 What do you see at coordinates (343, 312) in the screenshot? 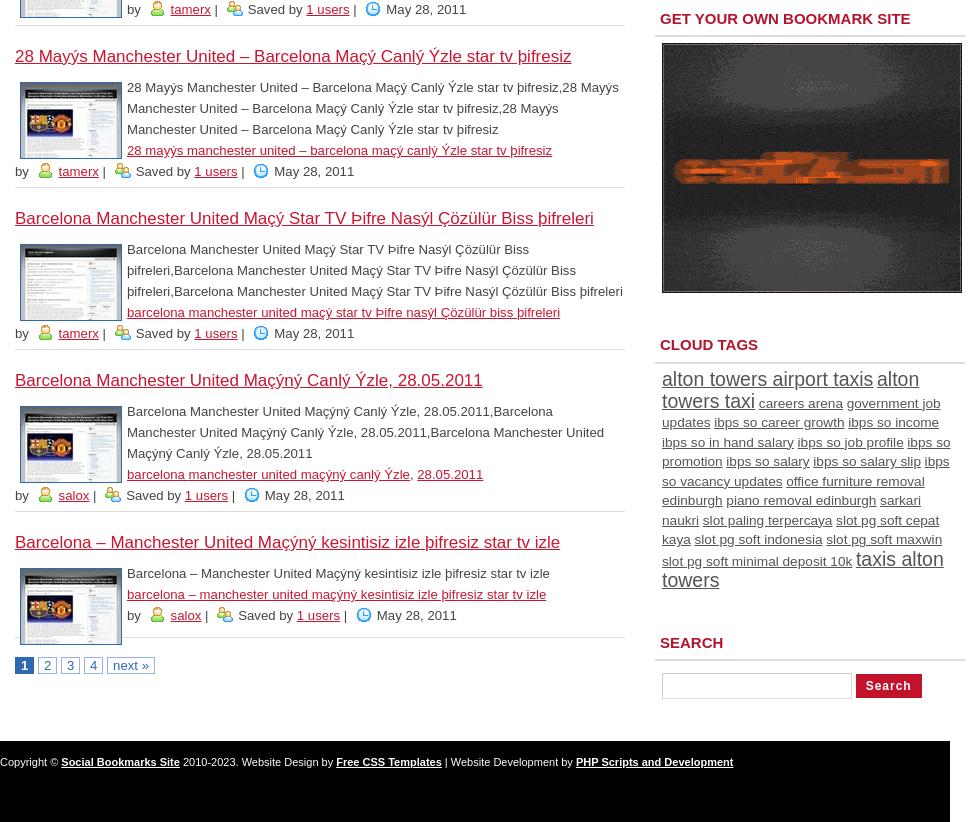
I see `'barcelona manchester united maçý star tv Þifre nasýl Çözülür biss þifreleri'` at bounding box center [343, 312].